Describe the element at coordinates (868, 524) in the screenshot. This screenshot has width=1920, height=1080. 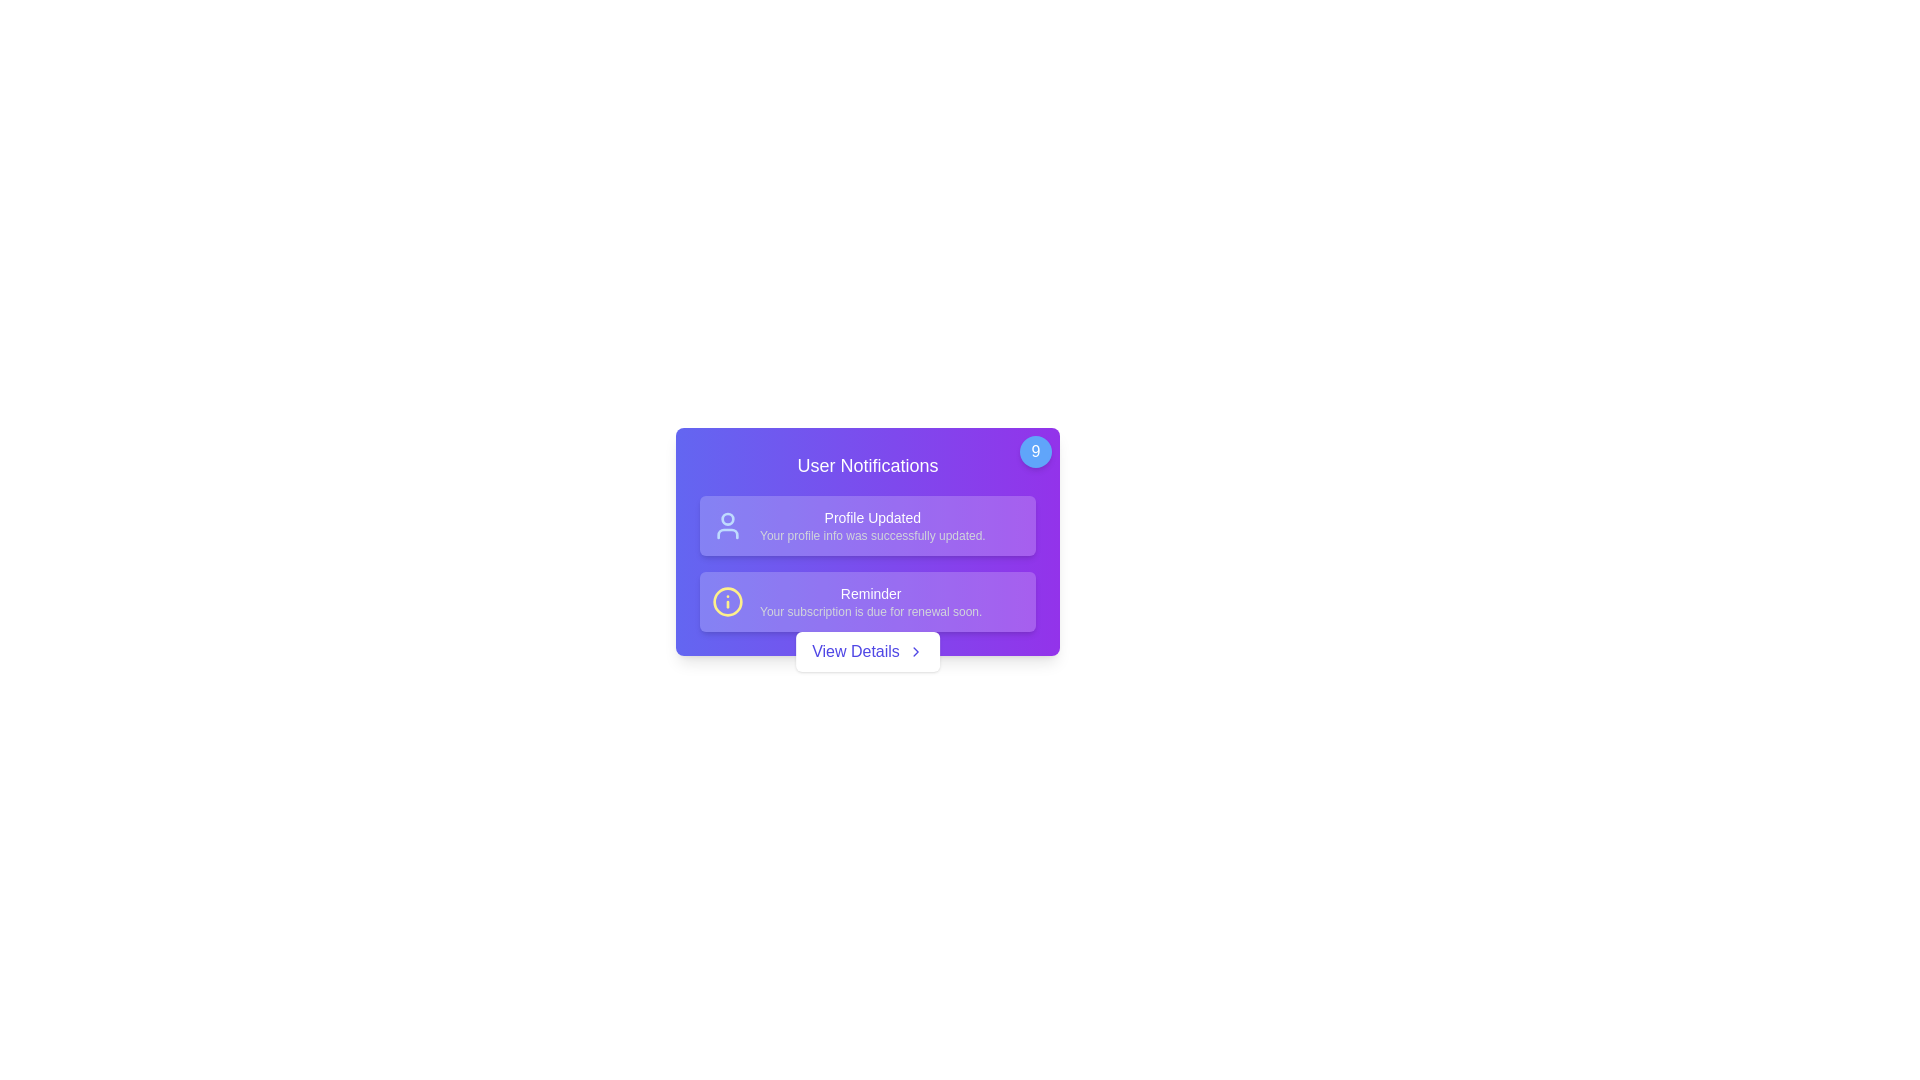
I see `the Notification Panel that confirms the user's profile has been successfully updated, which is the first notification item in the vertically stacked group` at that location.